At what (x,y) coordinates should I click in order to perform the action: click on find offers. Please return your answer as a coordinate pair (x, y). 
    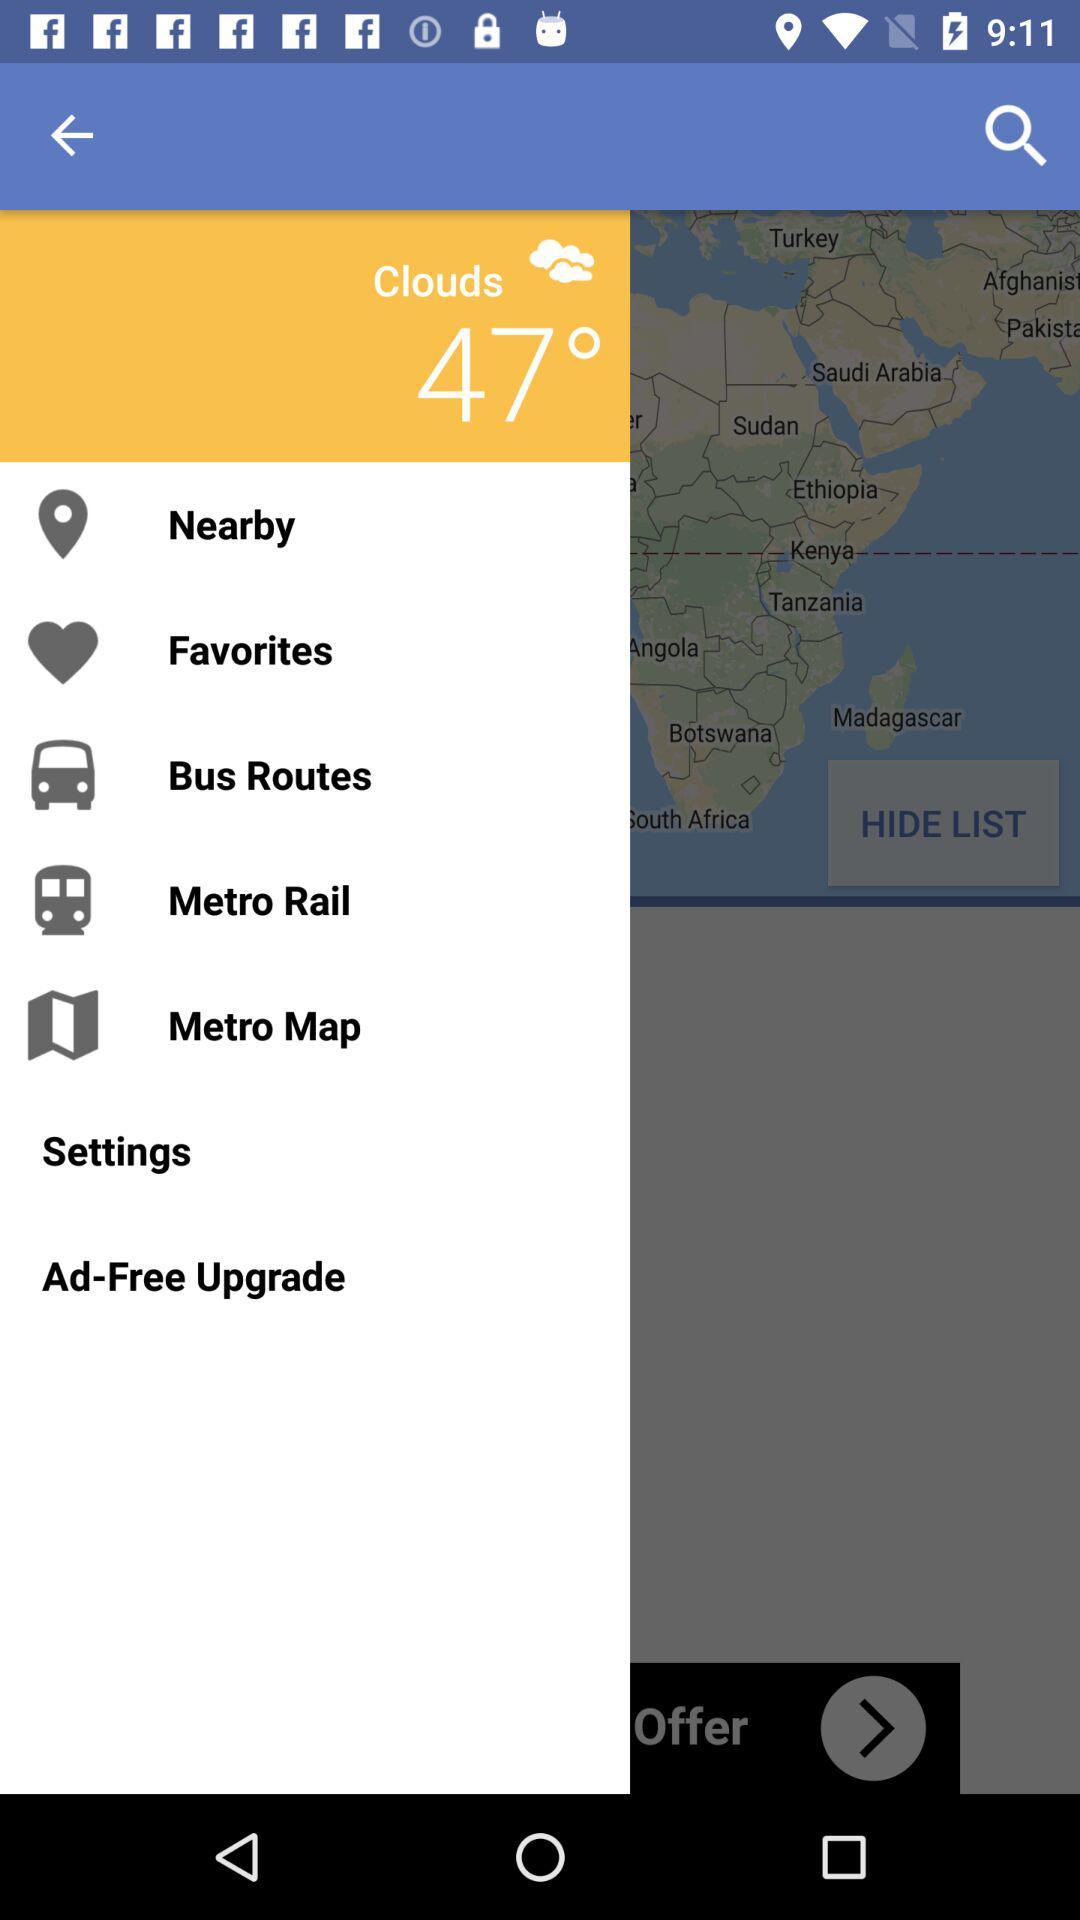
    Looking at the image, I should click on (540, 1727).